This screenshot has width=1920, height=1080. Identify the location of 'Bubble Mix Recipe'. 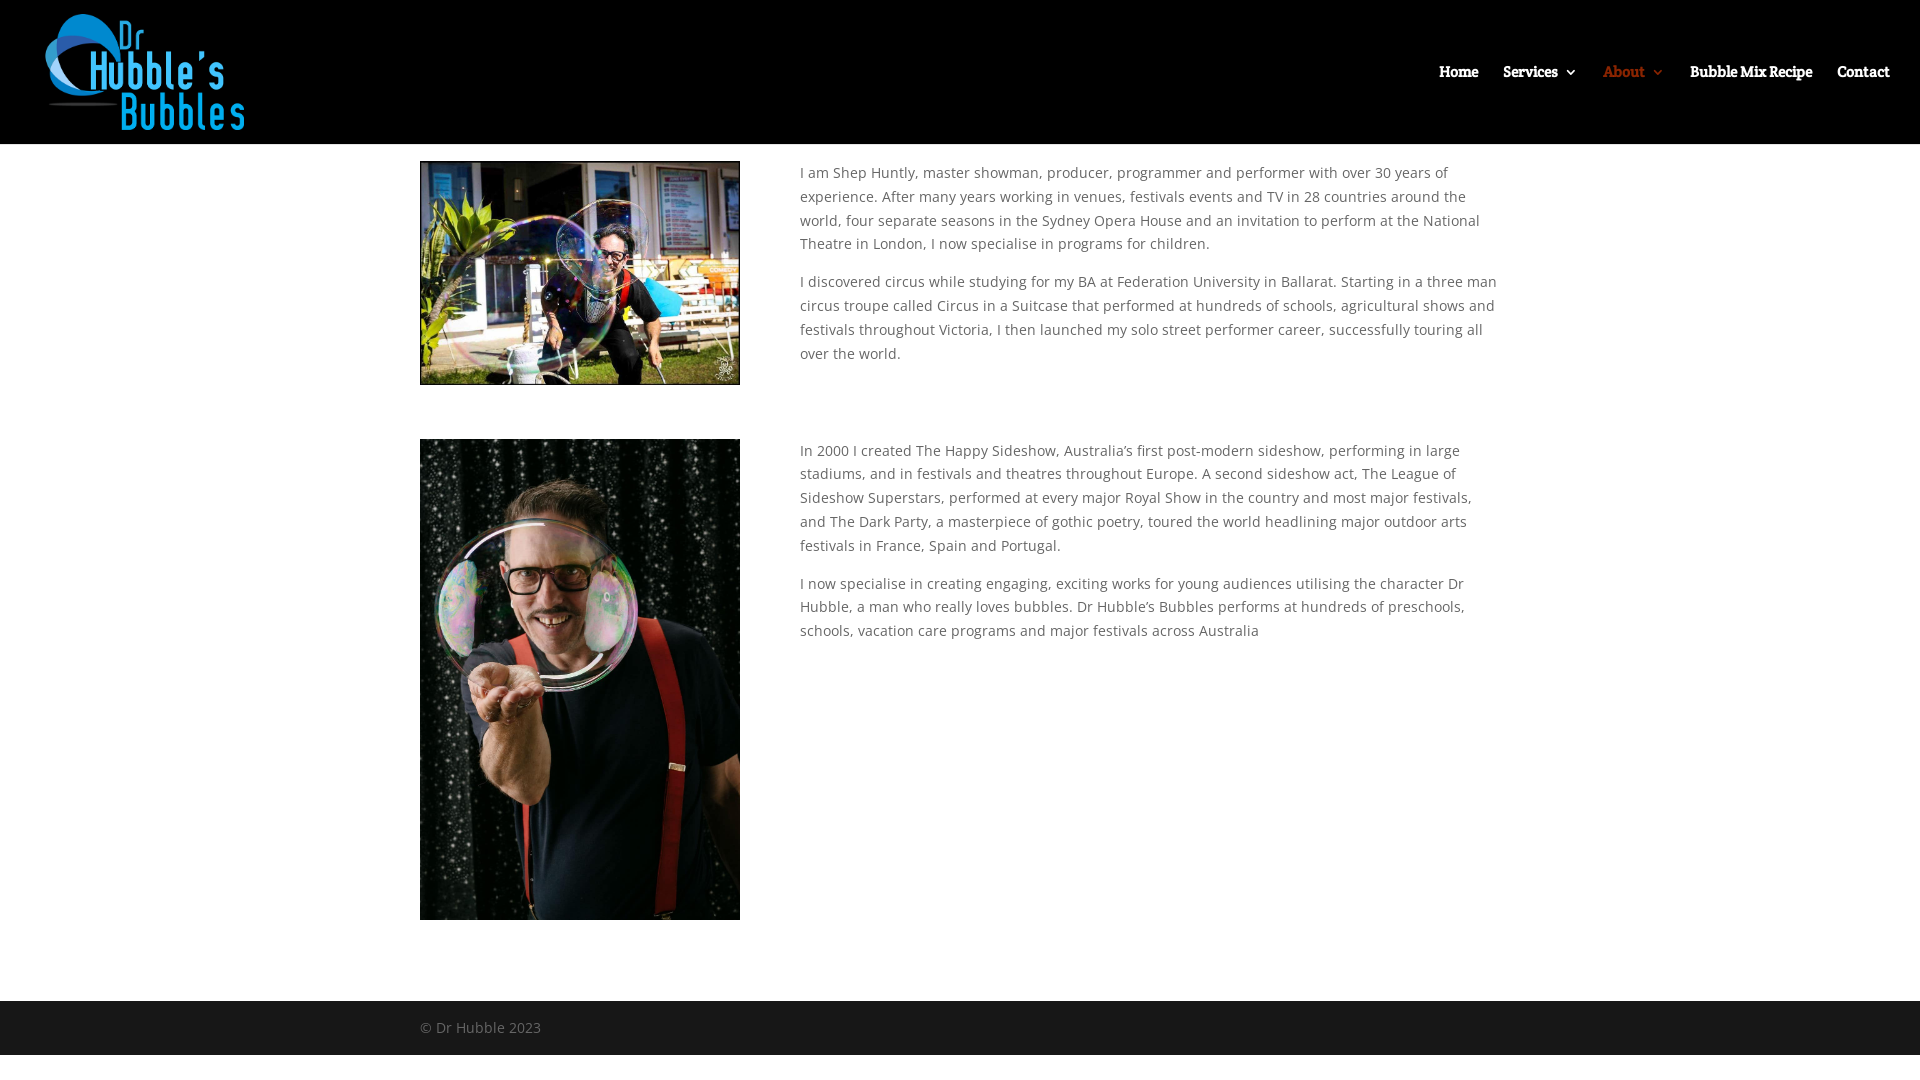
(1750, 104).